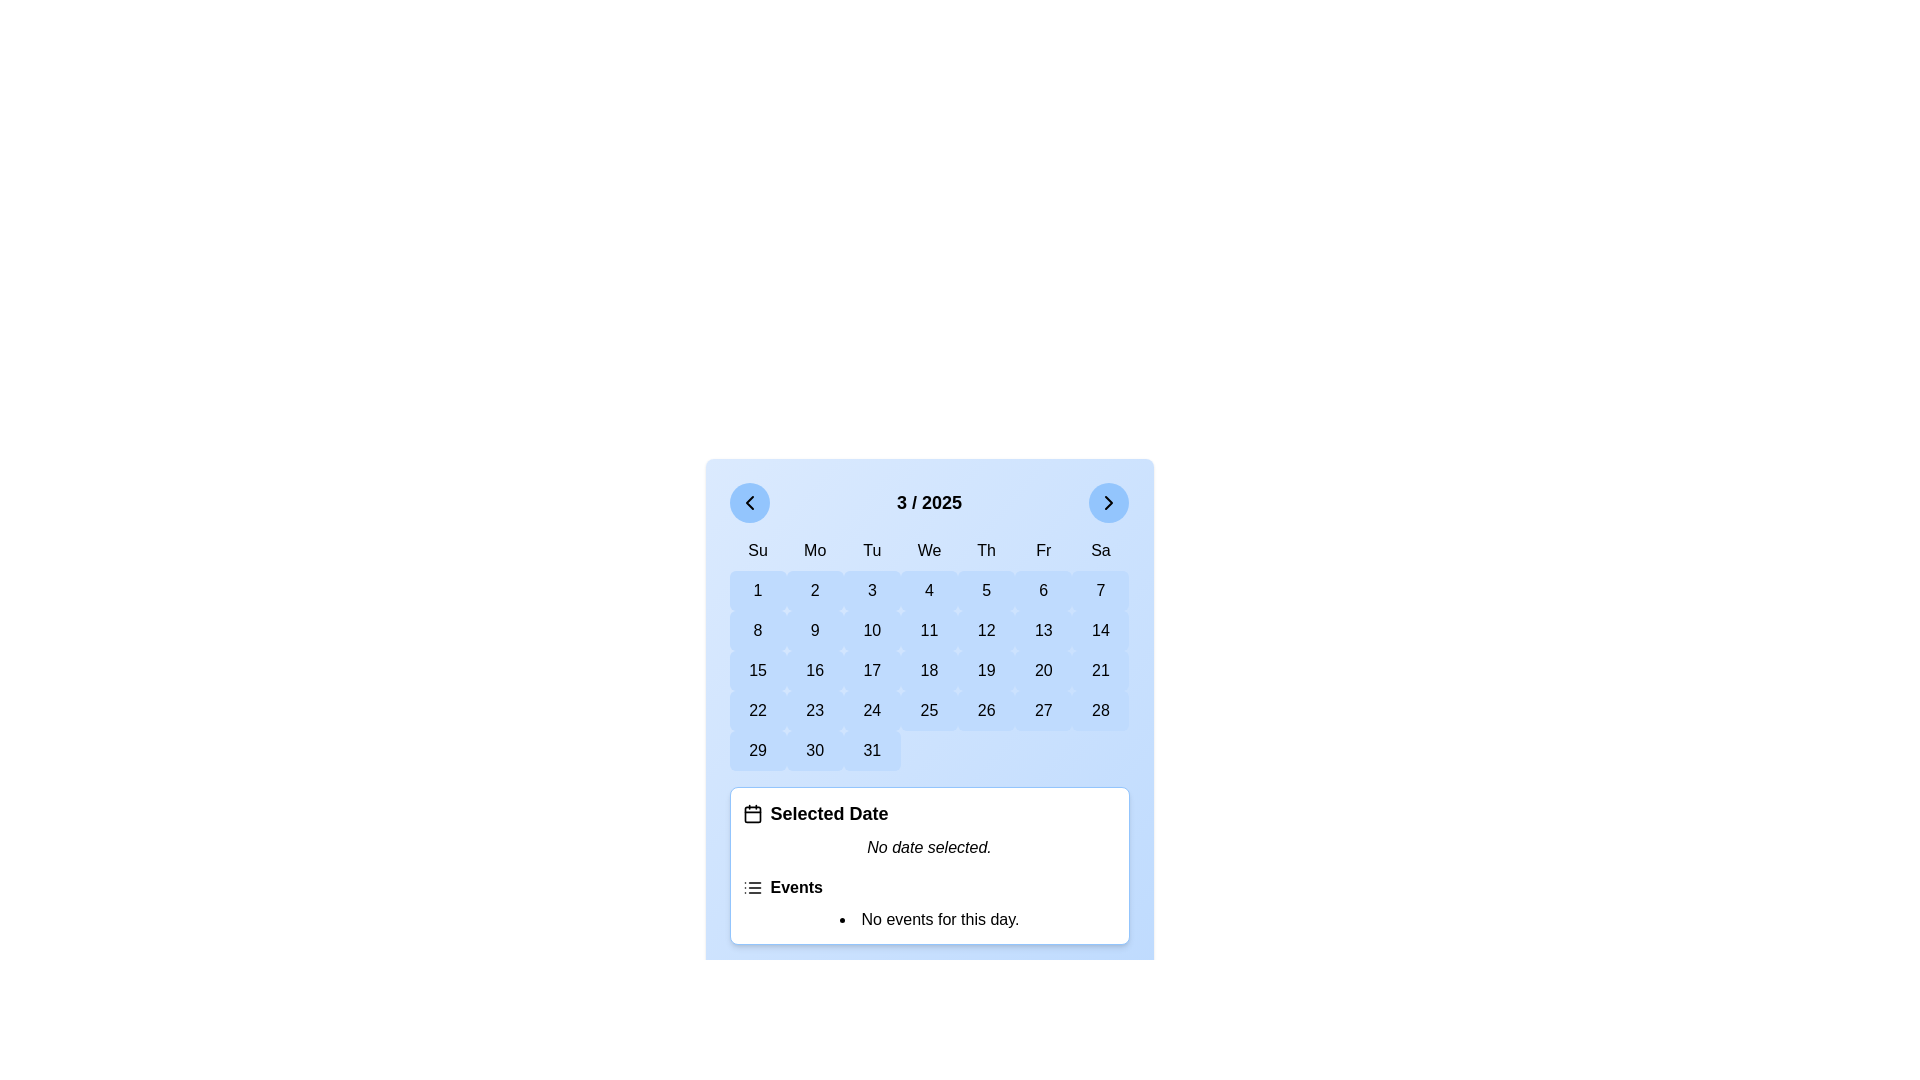  What do you see at coordinates (1099, 589) in the screenshot?
I see `the rounded rectangular button labeled '7' with a light blue background` at bounding box center [1099, 589].